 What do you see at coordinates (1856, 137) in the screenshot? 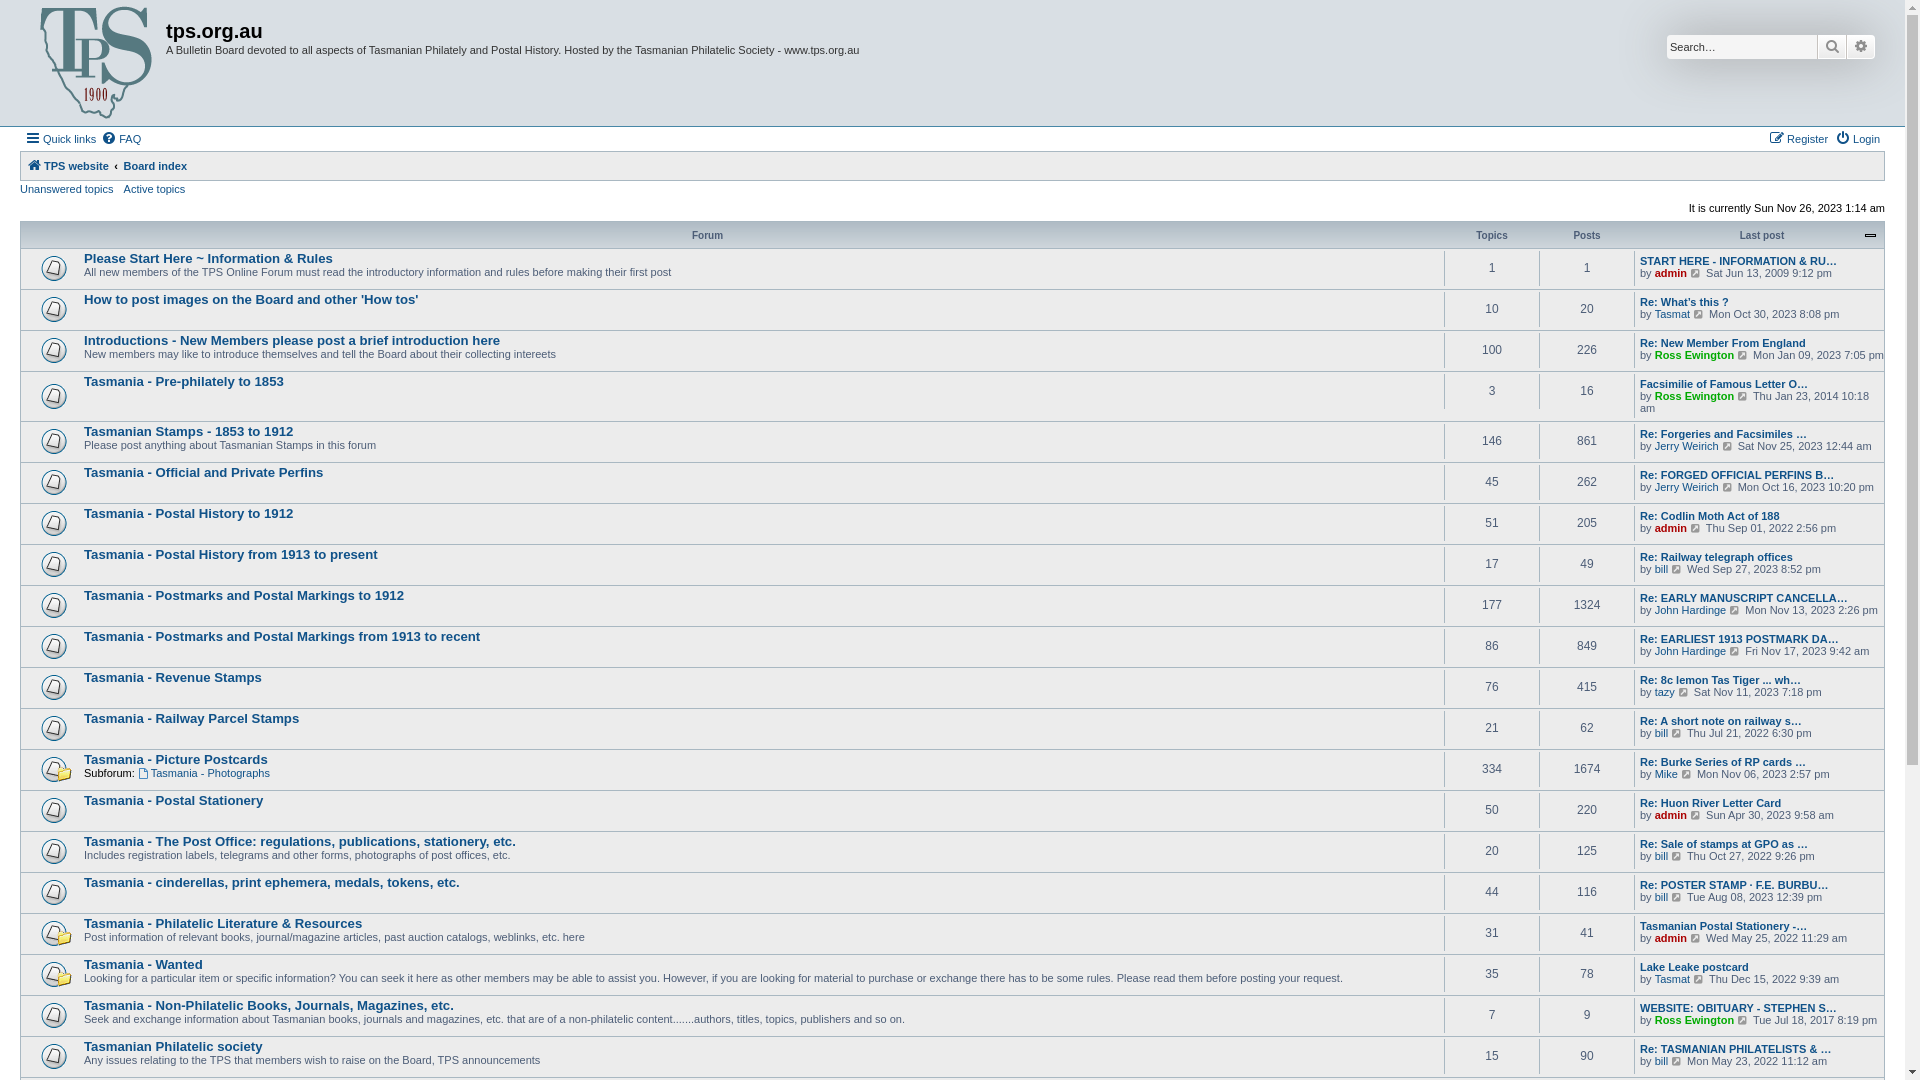
I see `'Login'` at bounding box center [1856, 137].